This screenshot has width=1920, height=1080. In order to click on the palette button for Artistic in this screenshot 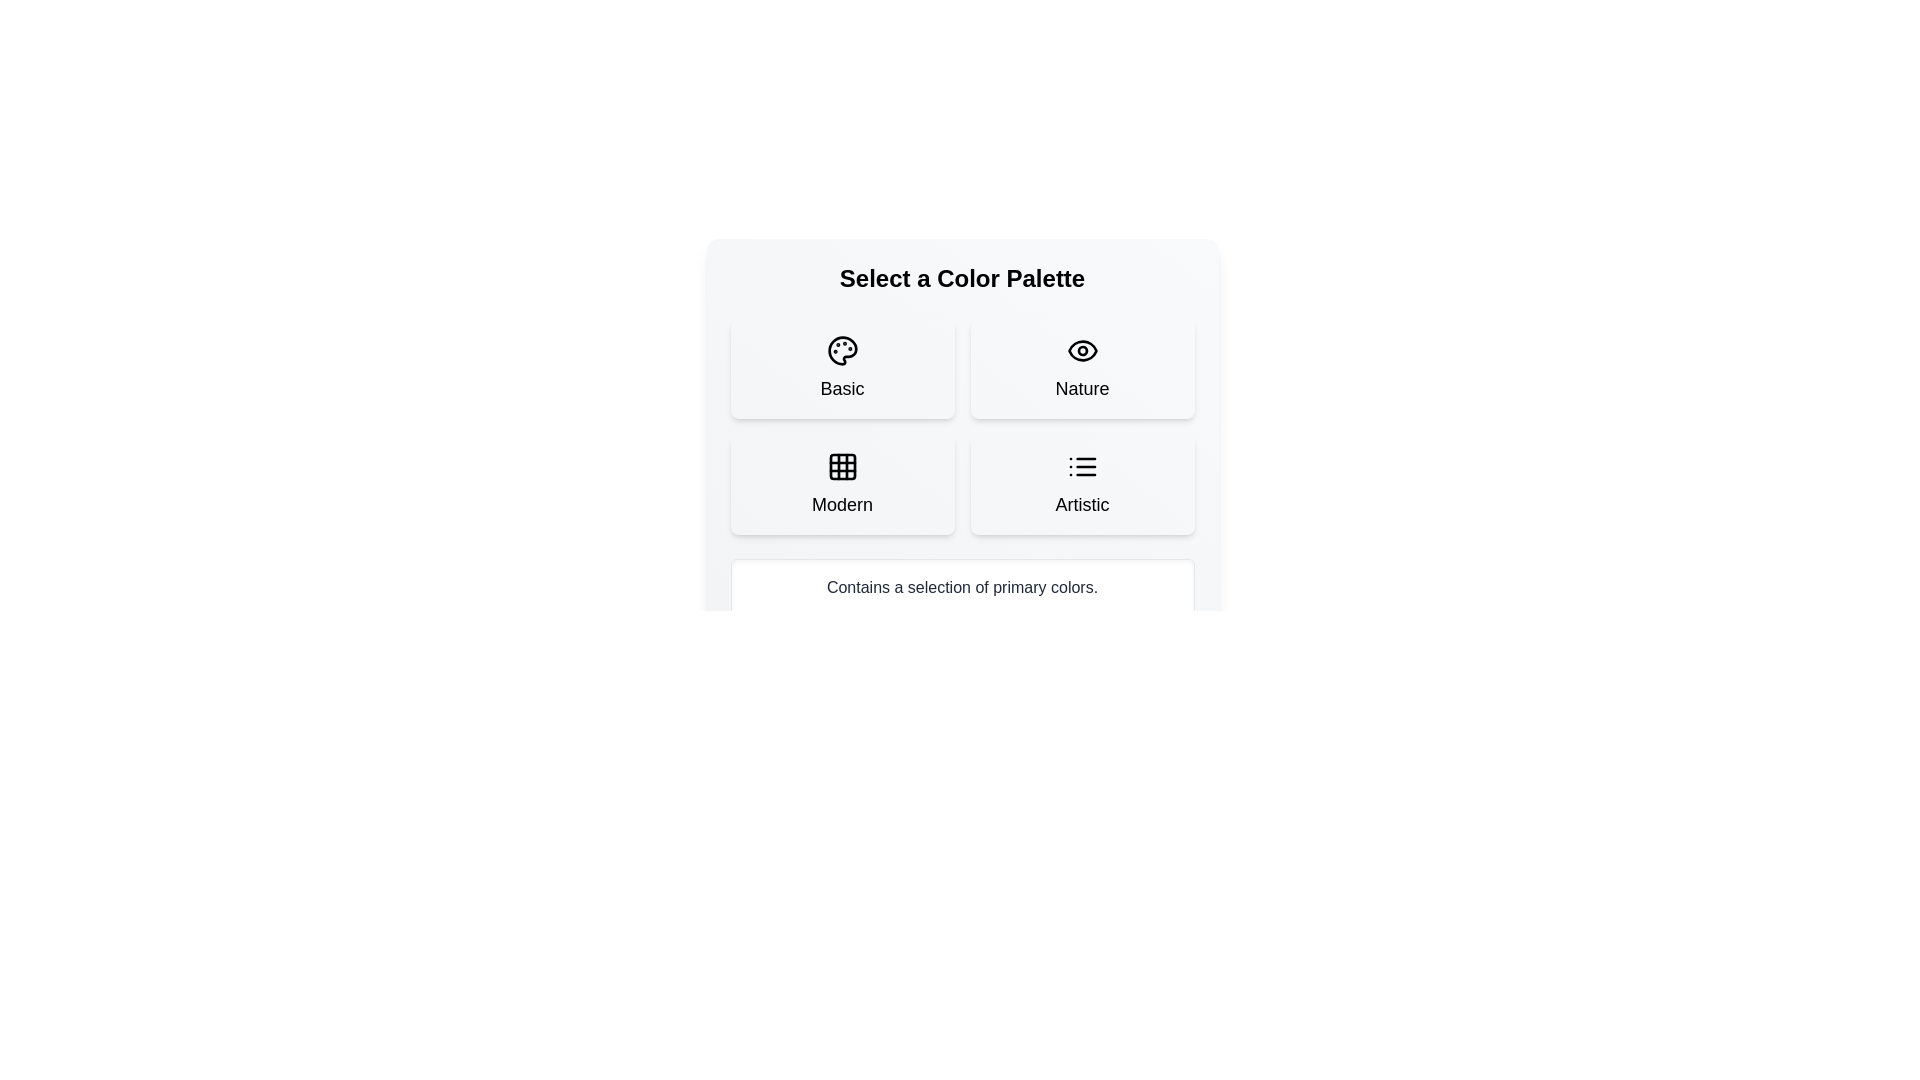, I will do `click(1081, 485)`.